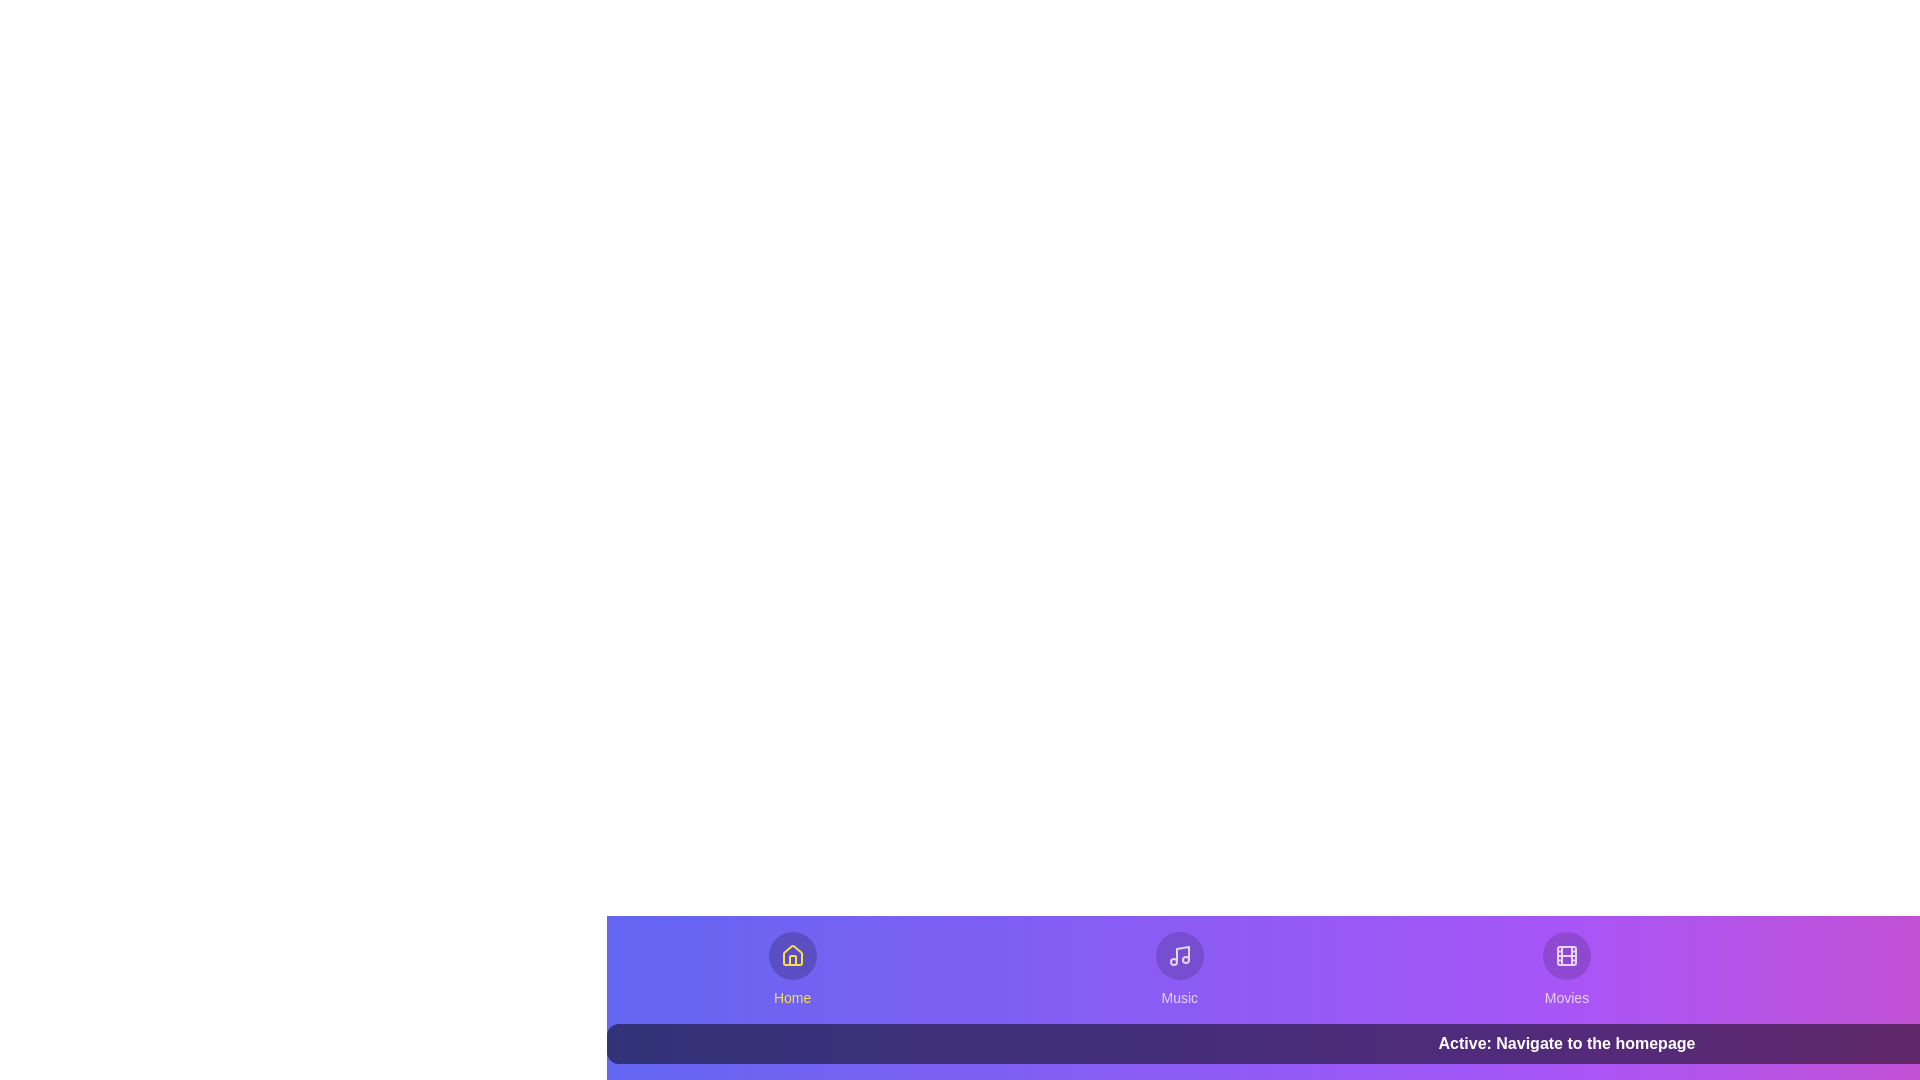 This screenshot has height=1080, width=1920. I want to click on the Movies tab from the bottom navigation bar, so click(1565, 968).